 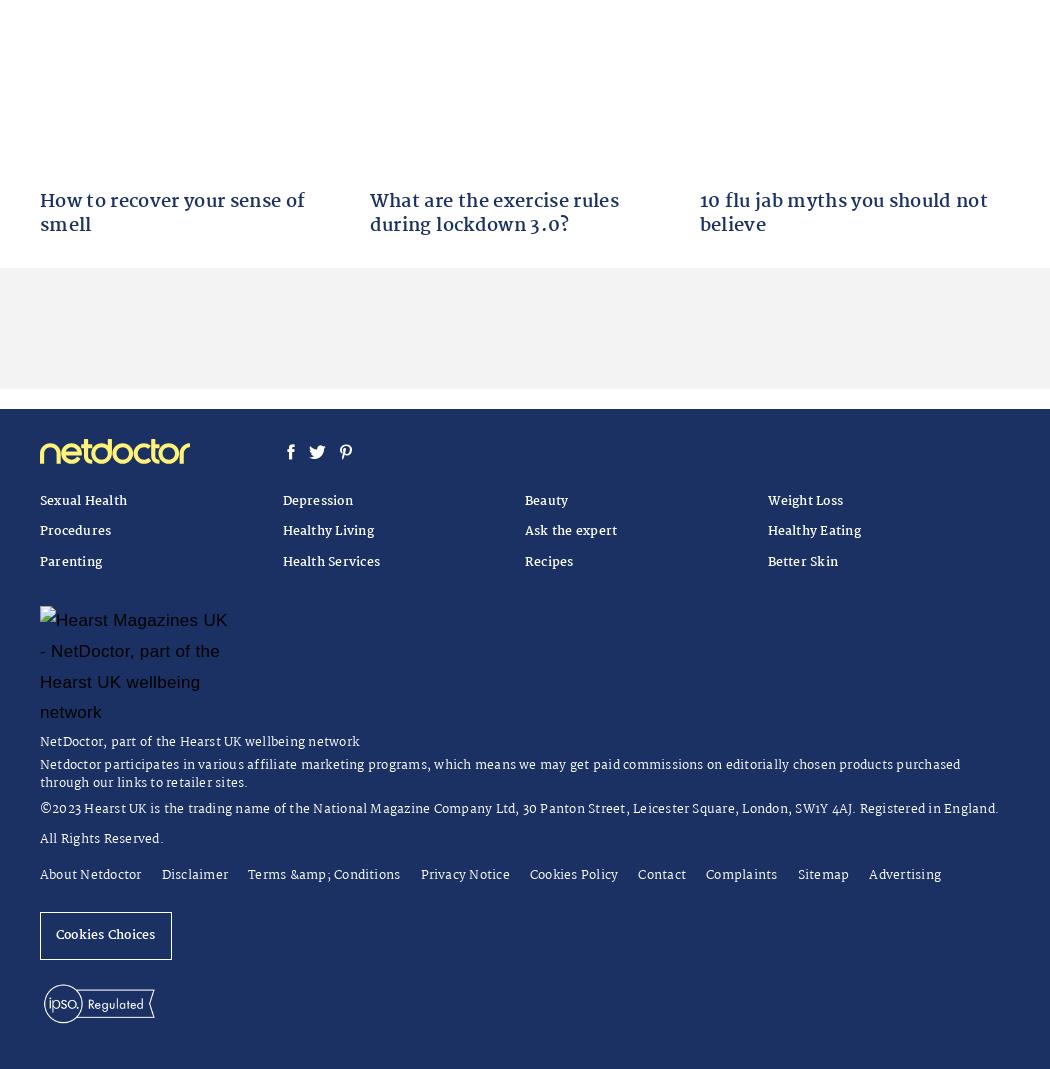 I want to click on 'Netdoctor participates in various affiliate marketing programs, which means we may get paid commissions on editorially chosen products purchased through our links to retailer sites.', so click(x=499, y=773).